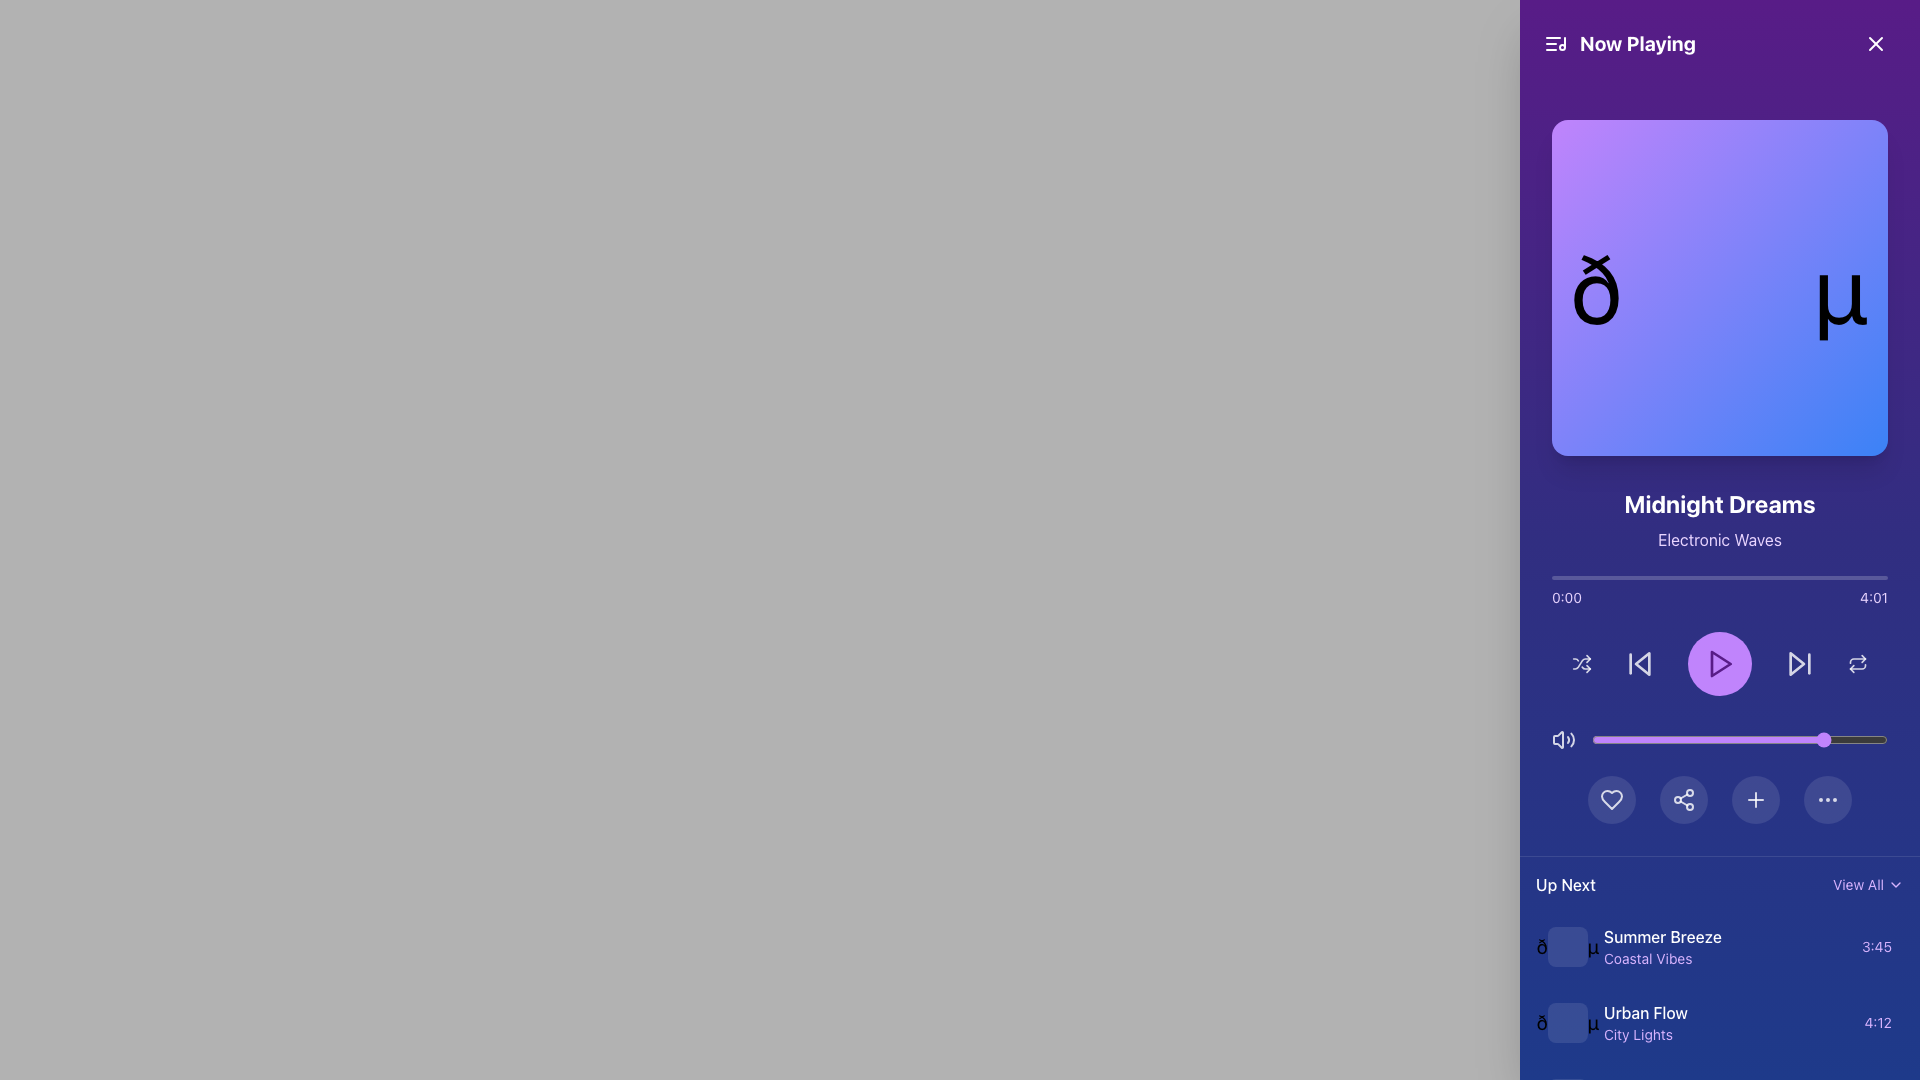 Image resolution: width=1920 pixels, height=1080 pixels. Describe the element at coordinates (1718, 946) in the screenshot. I see `the first track button in the 'Up Next' playlist` at that location.